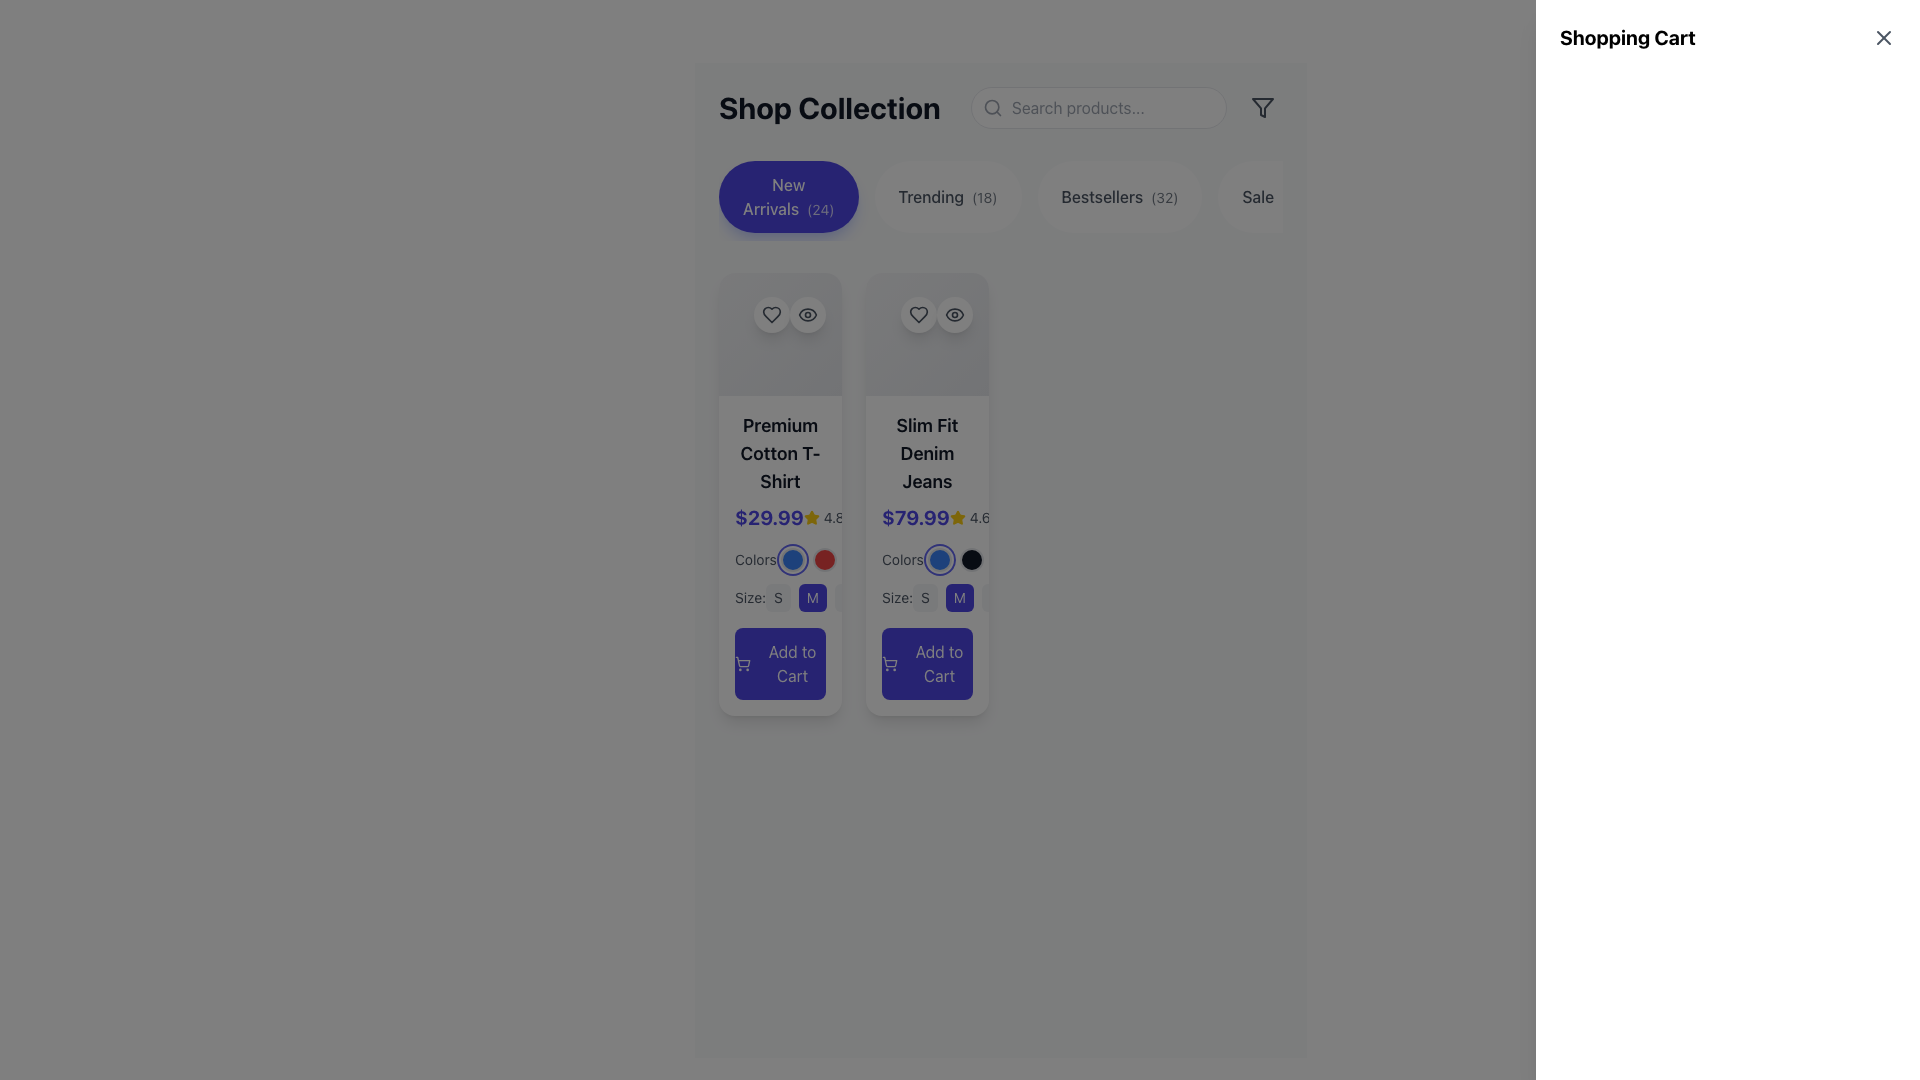 Image resolution: width=1920 pixels, height=1080 pixels. What do you see at coordinates (903, 559) in the screenshot?
I see `the text label displaying 'Colors:' which is styled in a thin, gray font and is positioned above and slightly to the left of the circular color indicators in the 'Slim Fit Denim Jeans' product card` at bounding box center [903, 559].